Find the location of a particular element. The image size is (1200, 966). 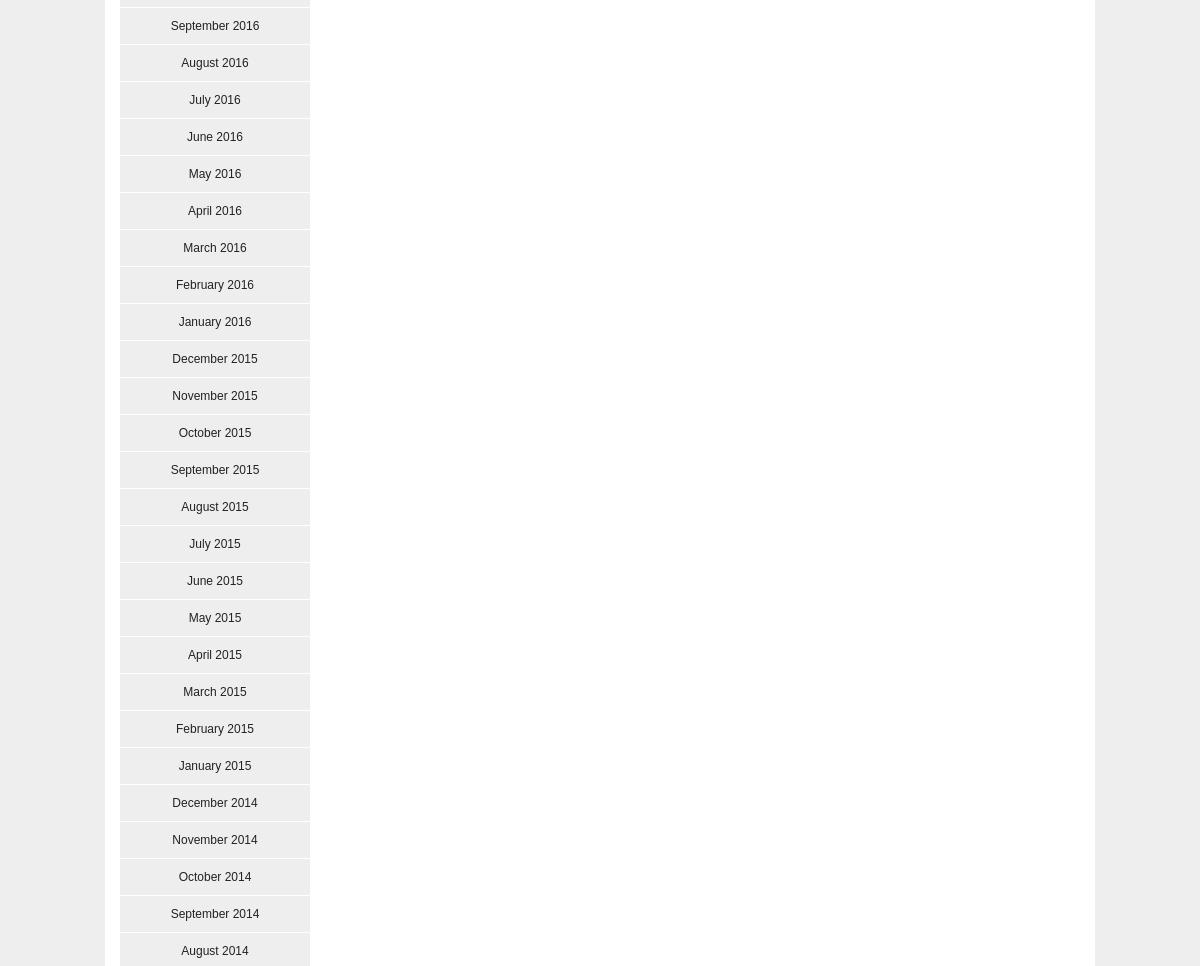

'October 2015' is located at coordinates (213, 431).